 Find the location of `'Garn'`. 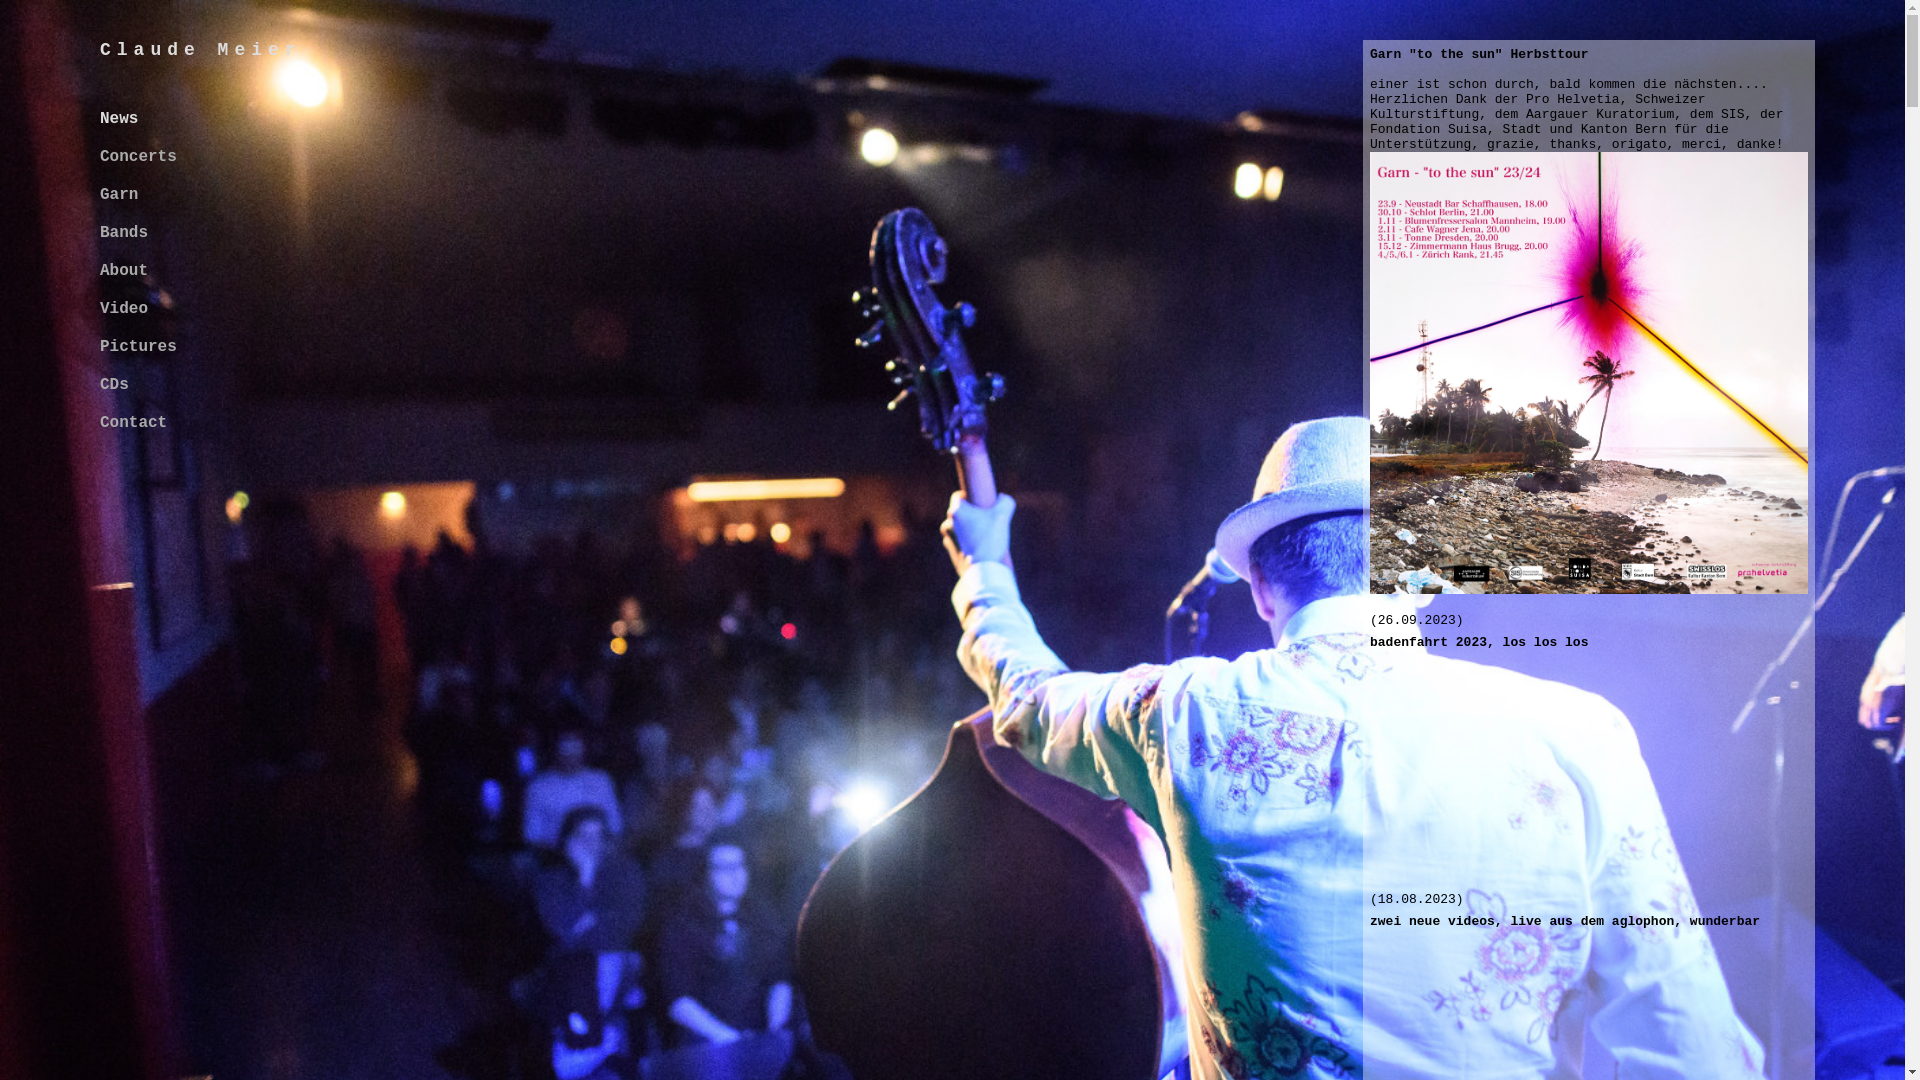

'Garn' is located at coordinates (99, 195).